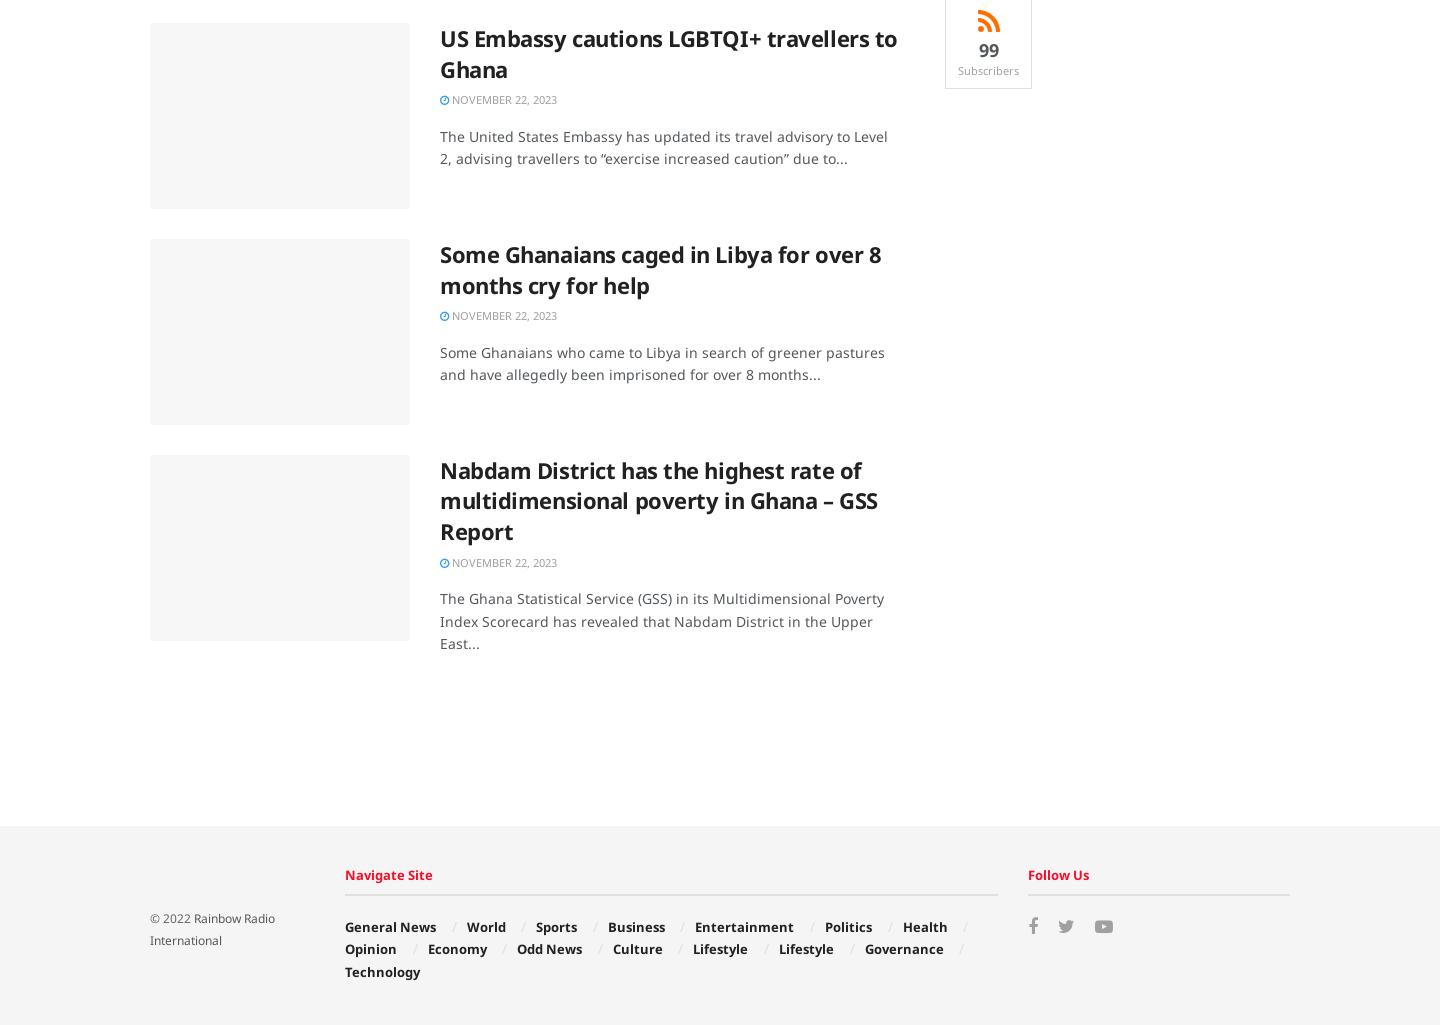  Describe the element at coordinates (1057, 874) in the screenshot. I see `'Follow Us'` at that location.